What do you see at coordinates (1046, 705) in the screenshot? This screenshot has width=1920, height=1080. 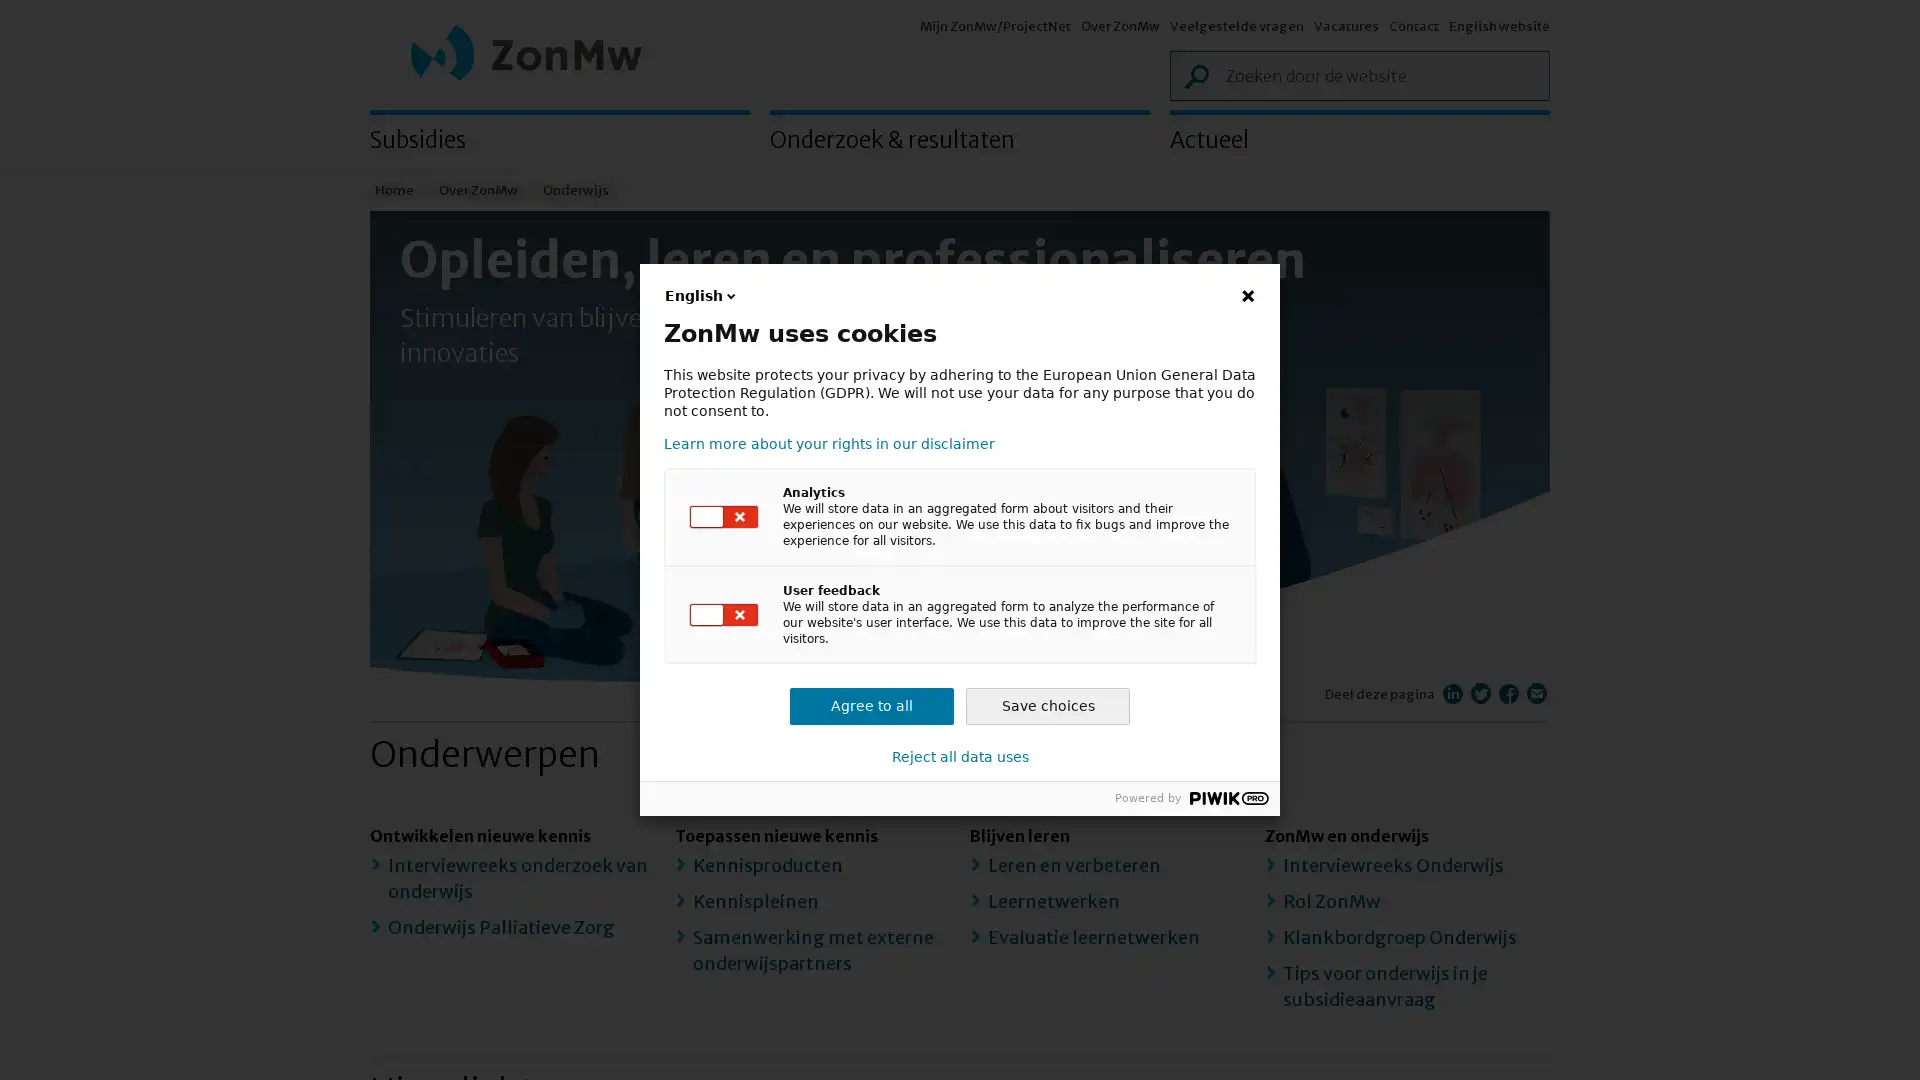 I see `Save choices` at bounding box center [1046, 705].